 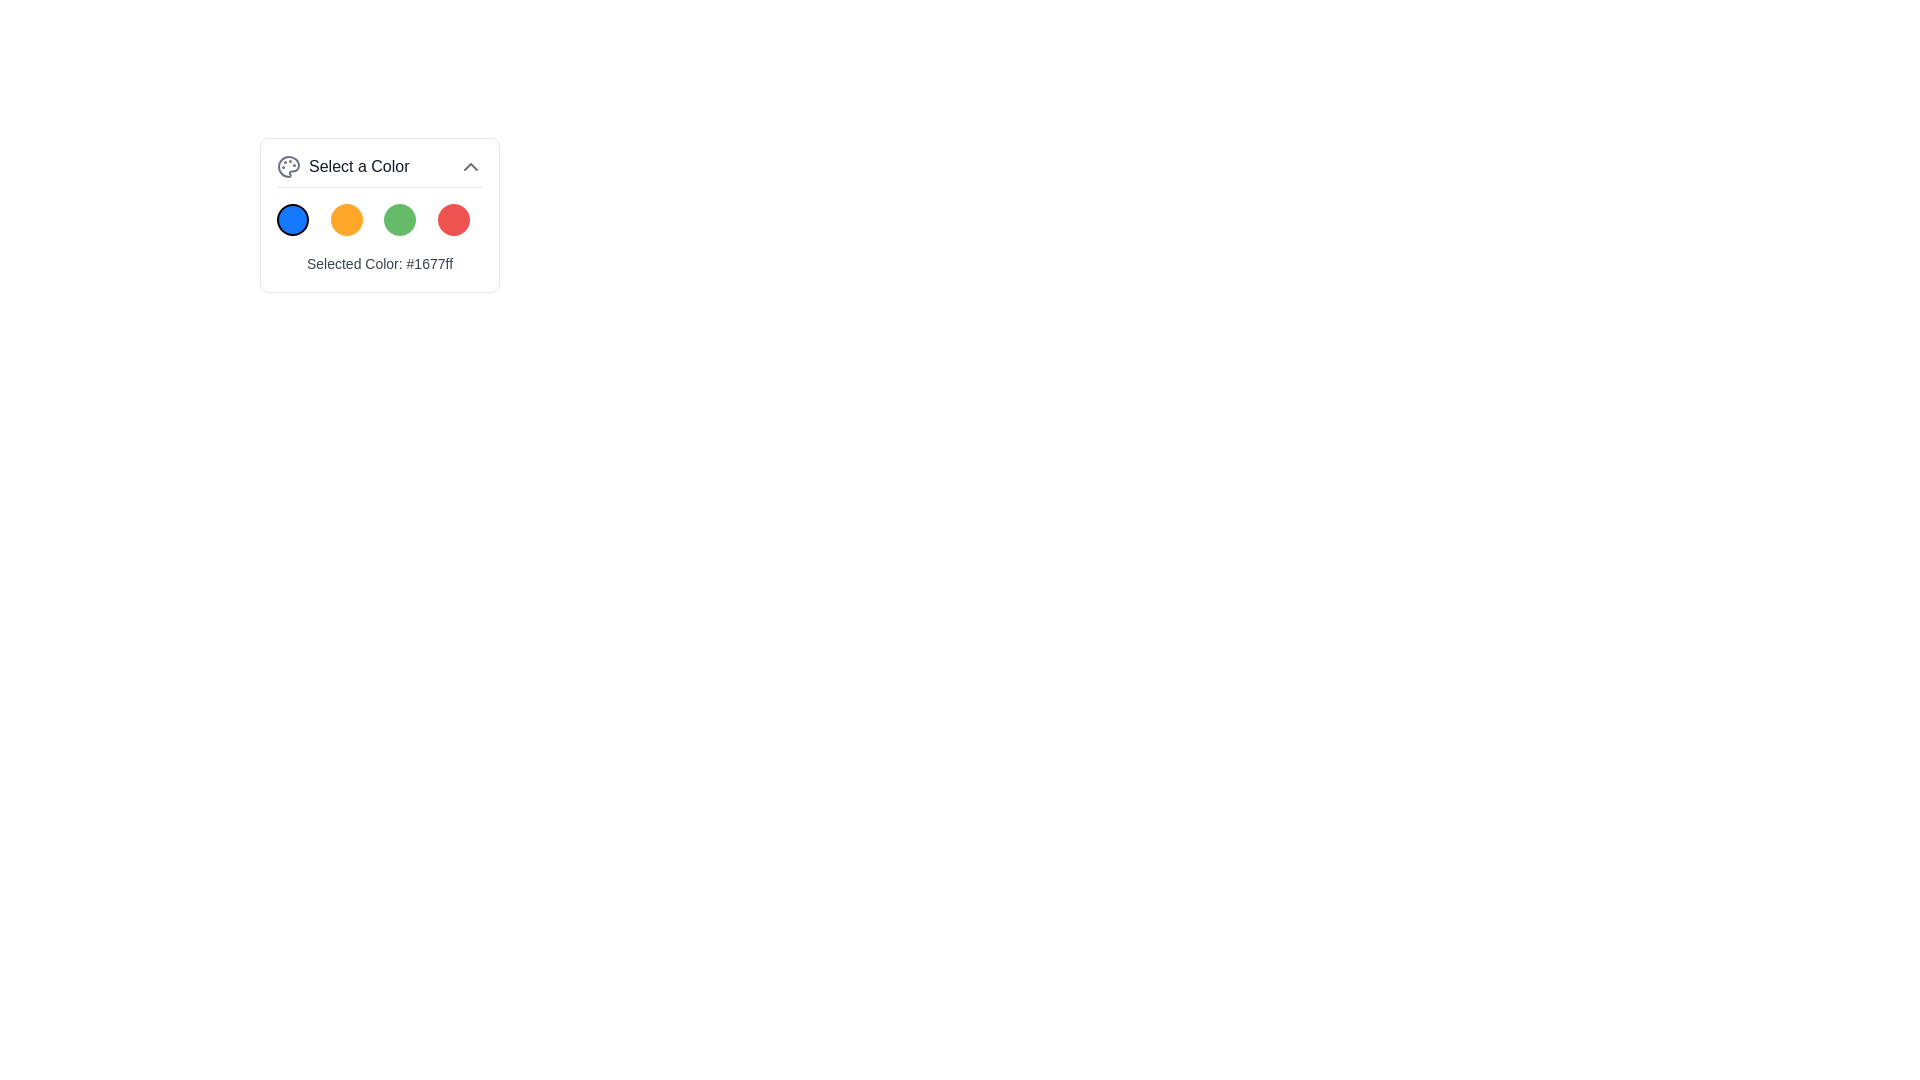 What do you see at coordinates (399, 219) in the screenshot?
I see `the green circular button, which is the third button in a row of four` at bounding box center [399, 219].